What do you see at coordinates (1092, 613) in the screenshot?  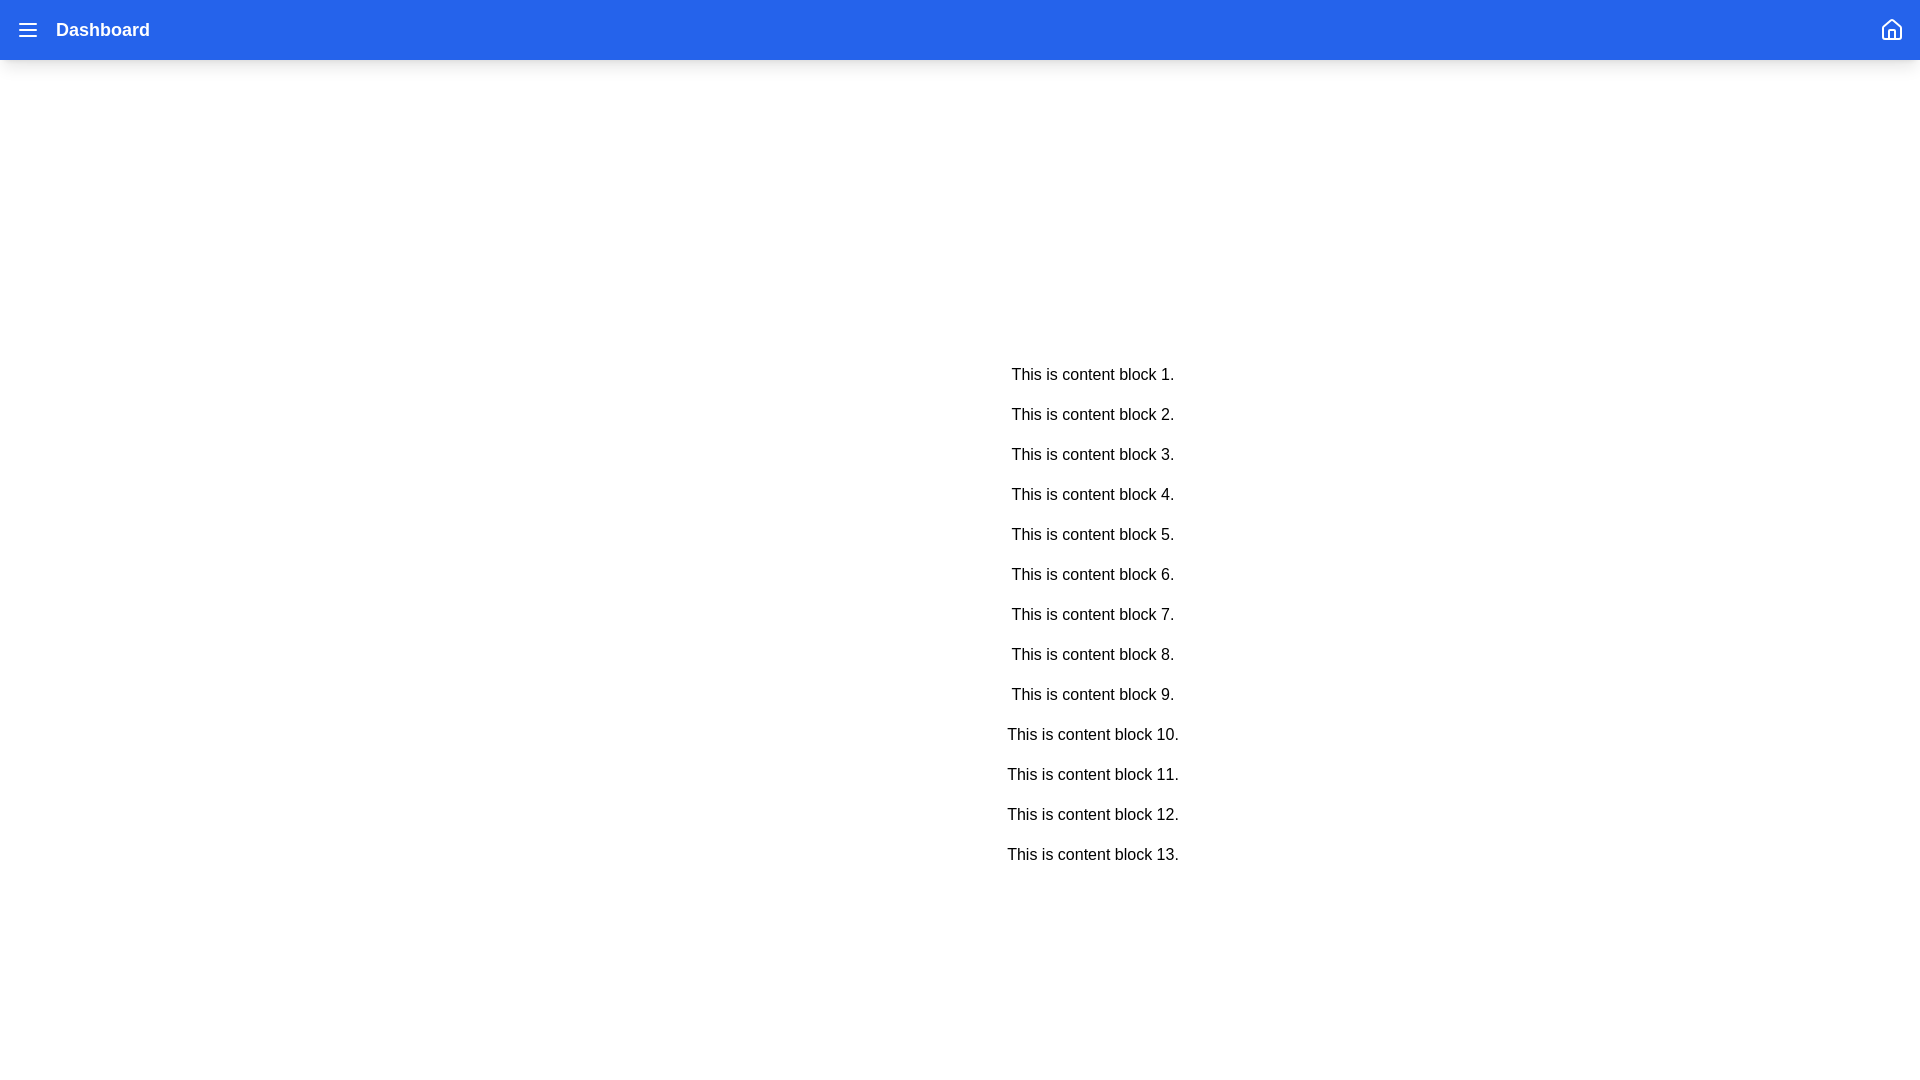 I see `the text block reading 'This is content block 7.' which is centrally located between 'This is content block 6.' and 'This is content block 8.'` at bounding box center [1092, 613].